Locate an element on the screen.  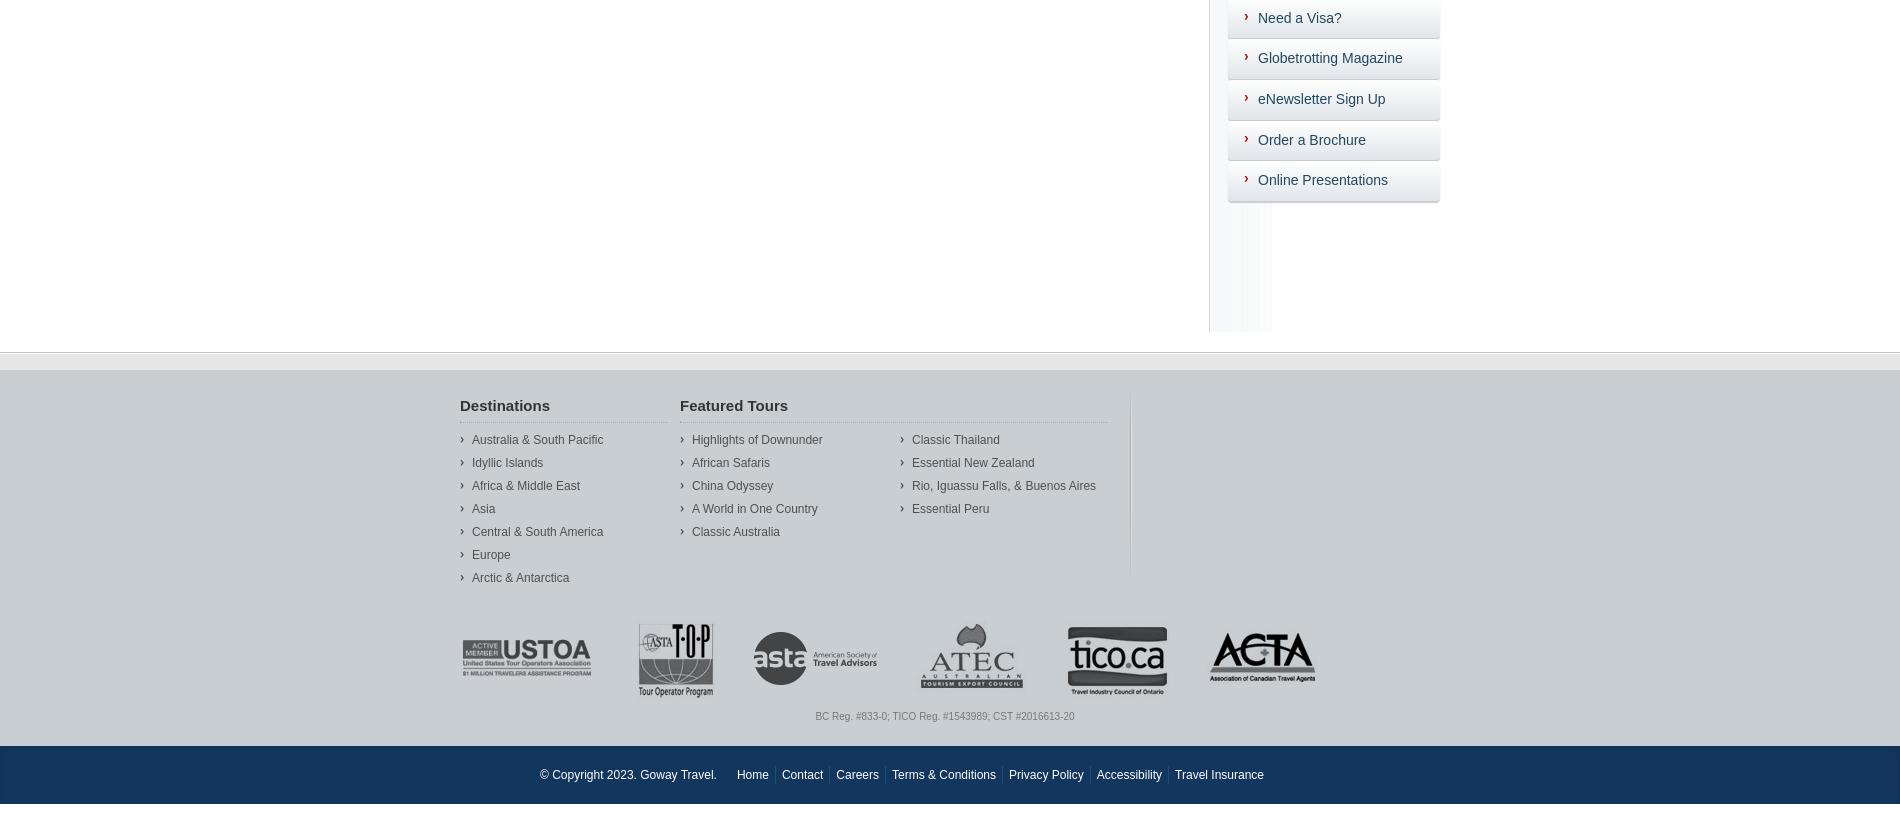
'Contact' is located at coordinates (800, 772).